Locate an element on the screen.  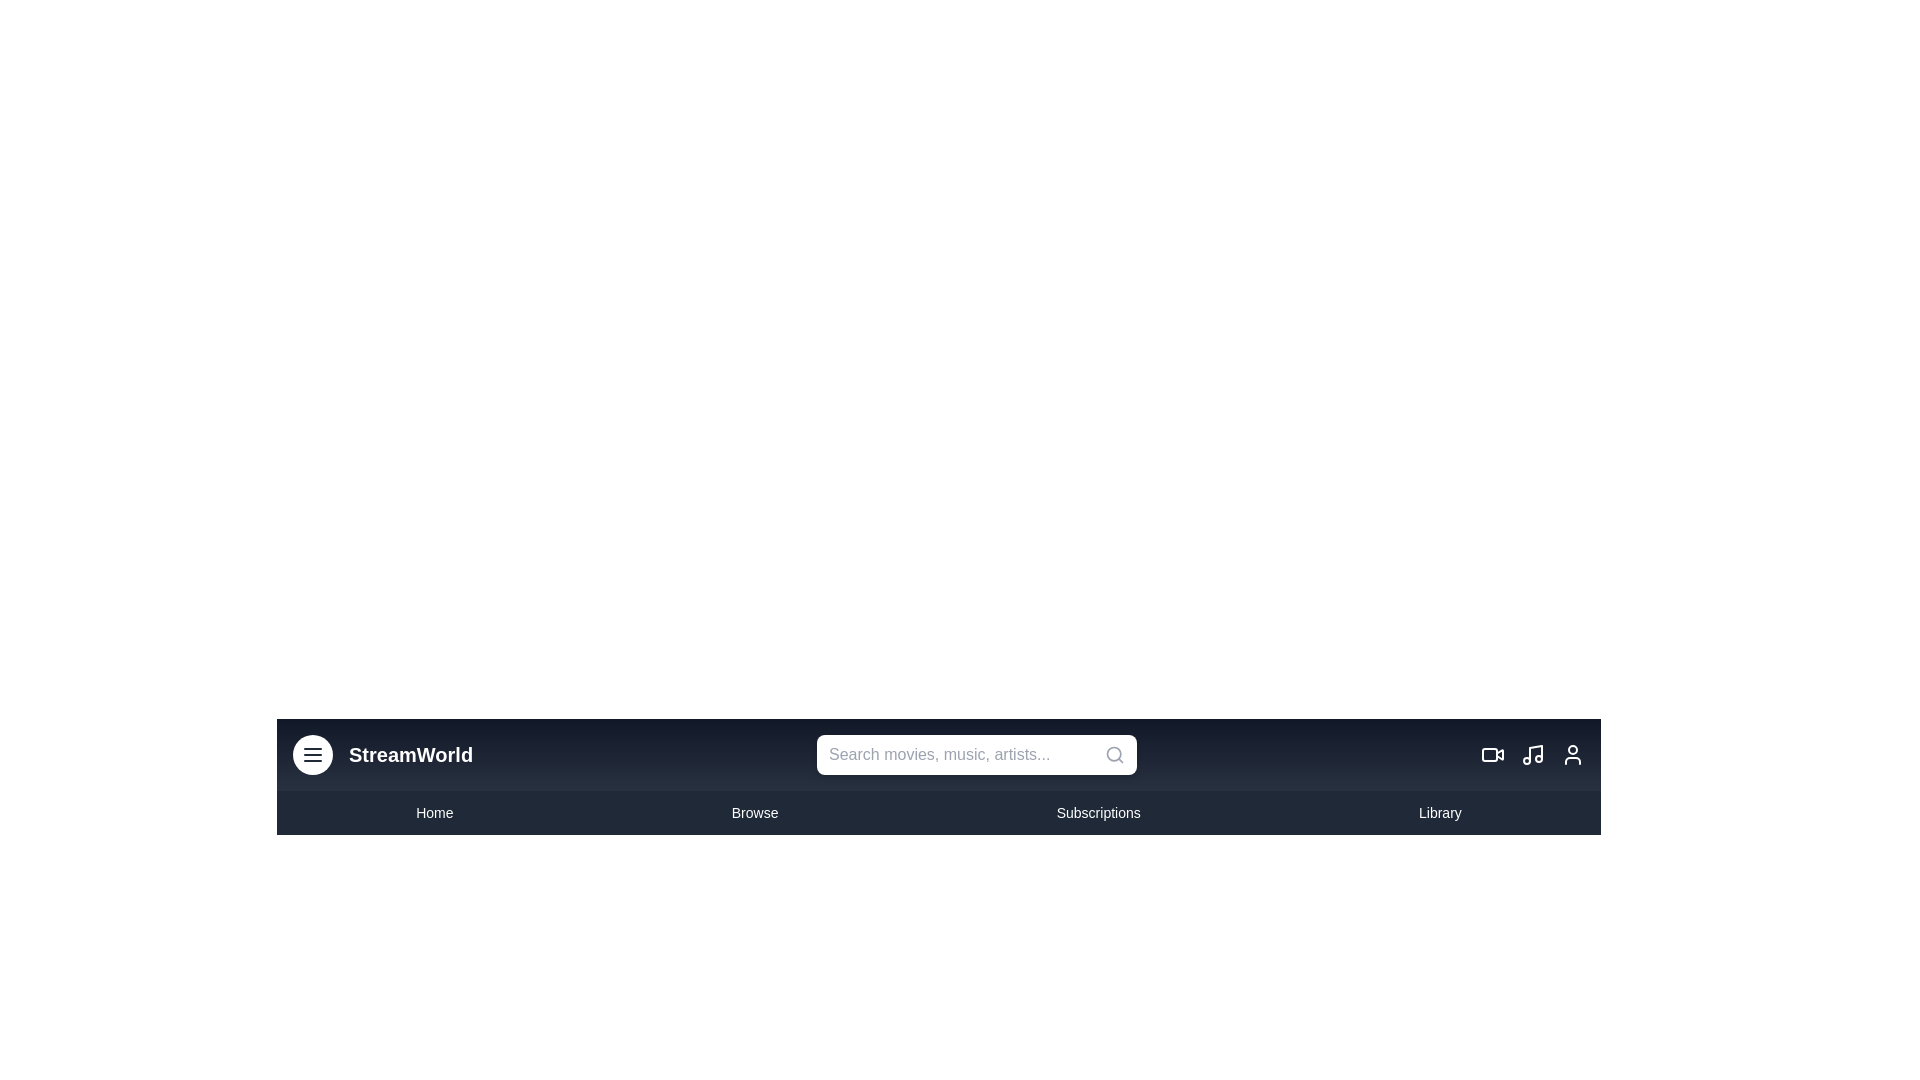
menu toggle button to toggle the menu visibility is located at coordinates (311, 755).